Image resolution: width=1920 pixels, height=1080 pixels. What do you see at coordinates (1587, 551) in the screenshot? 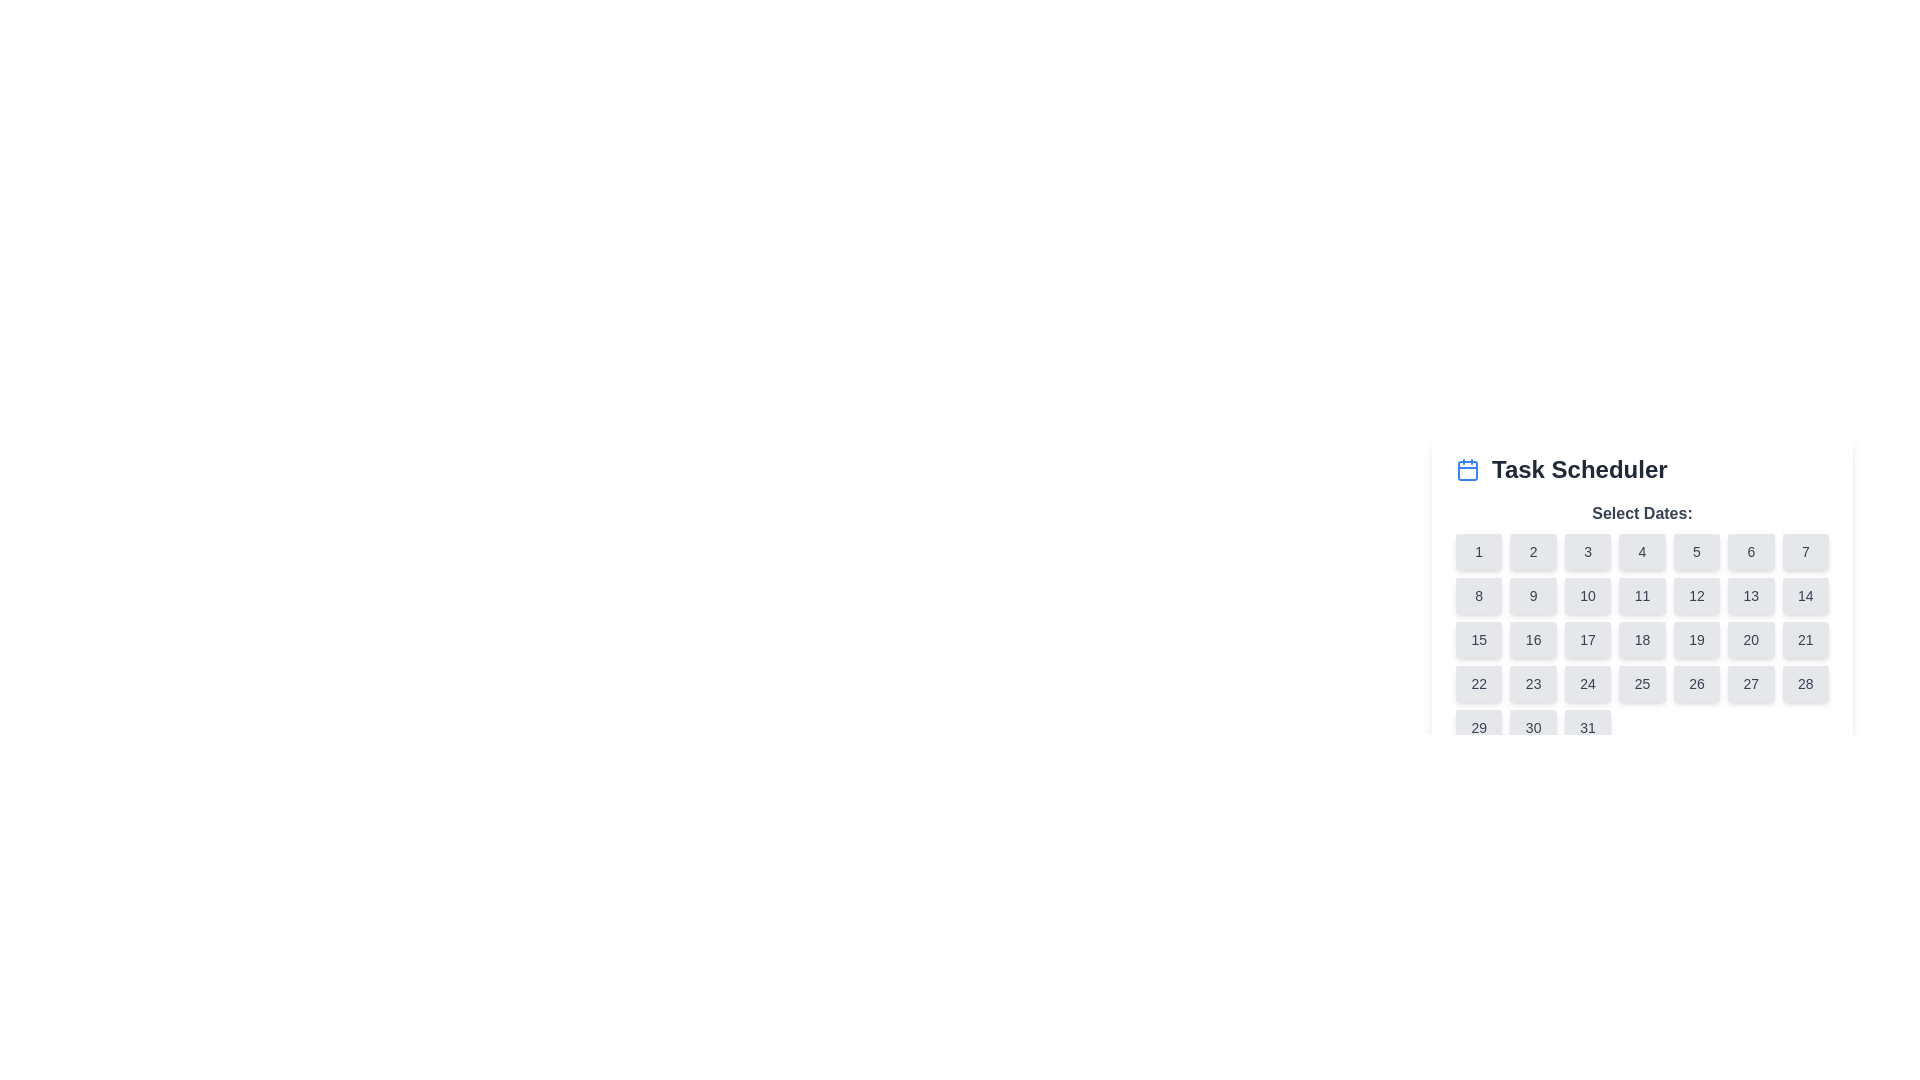
I see `the interactive calendar day button representing the third day in the grid layout of the 'Task Scheduler' calendar interface` at bounding box center [1587, 551].